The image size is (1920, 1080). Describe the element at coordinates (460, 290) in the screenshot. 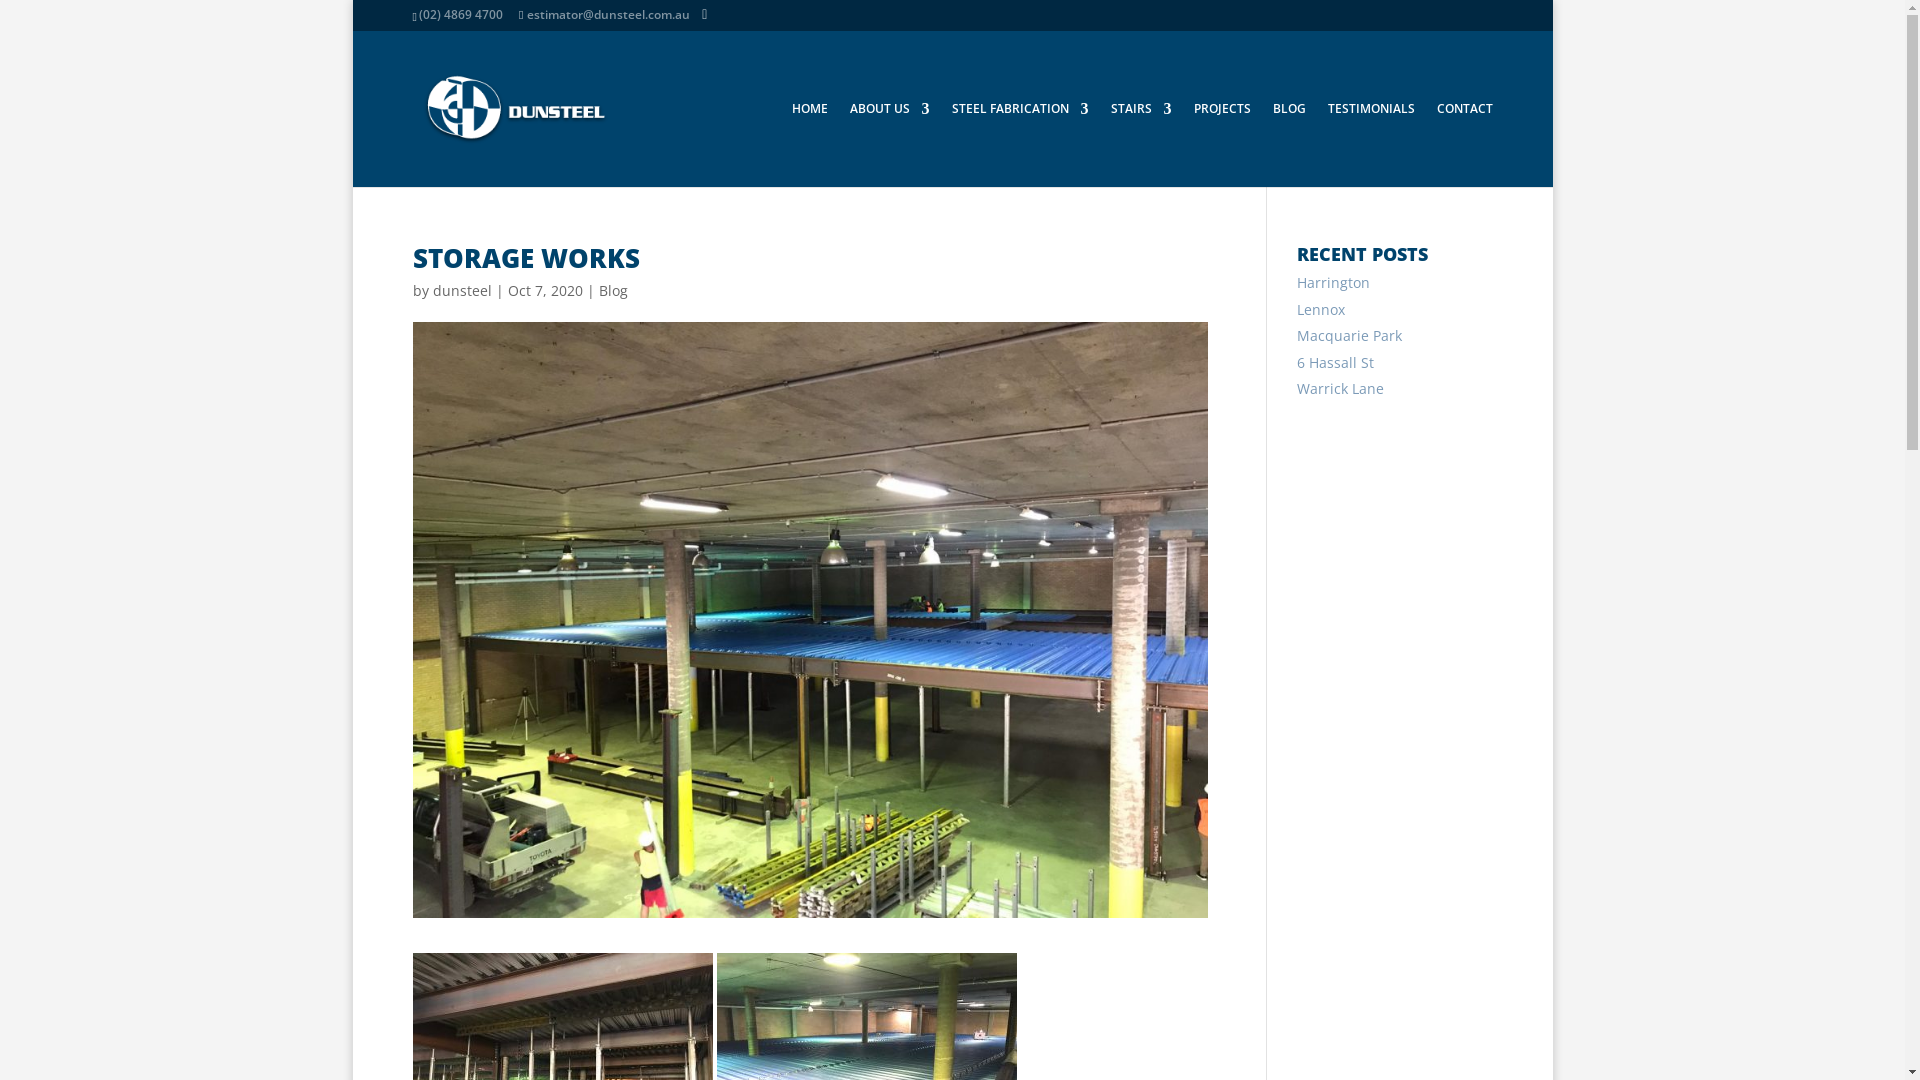

I see `'dunsteel'` at that location.